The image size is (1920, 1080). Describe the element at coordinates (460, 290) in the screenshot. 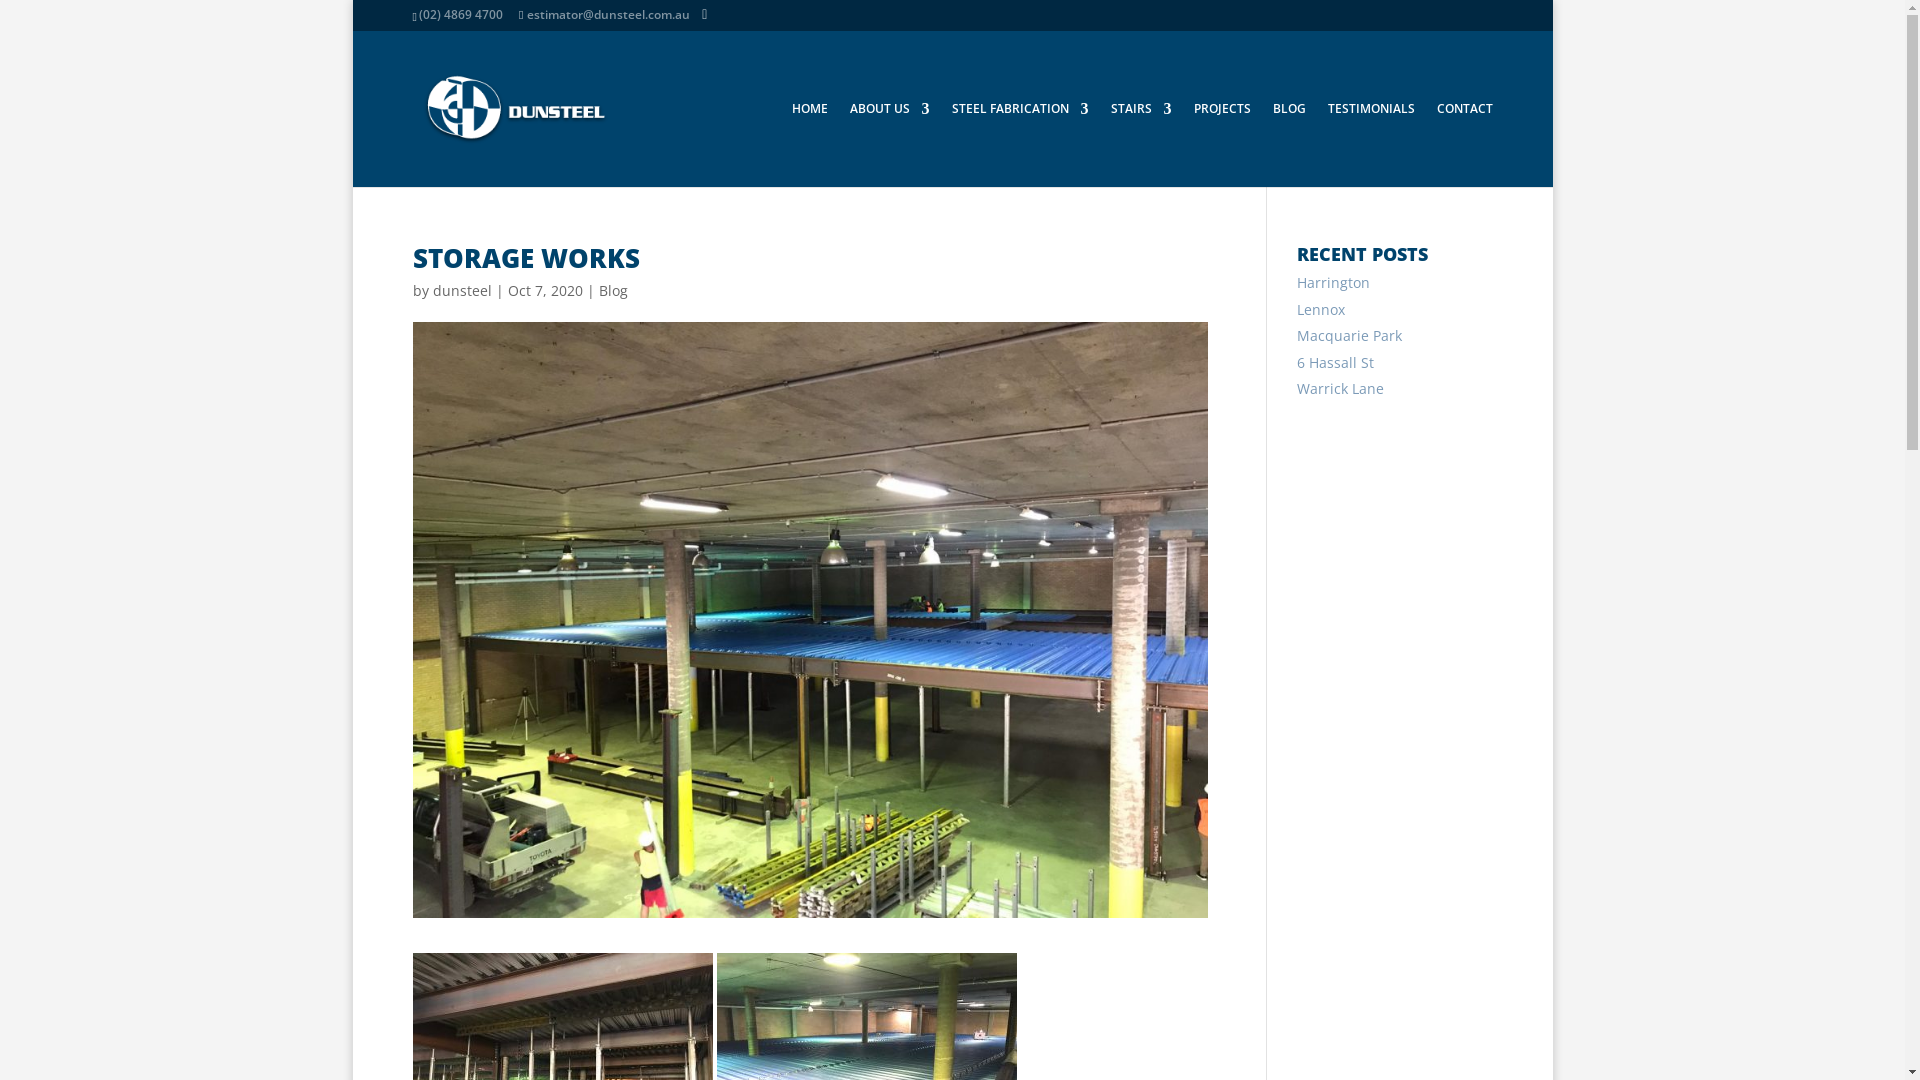

I see `'dunsteel'` at that location.